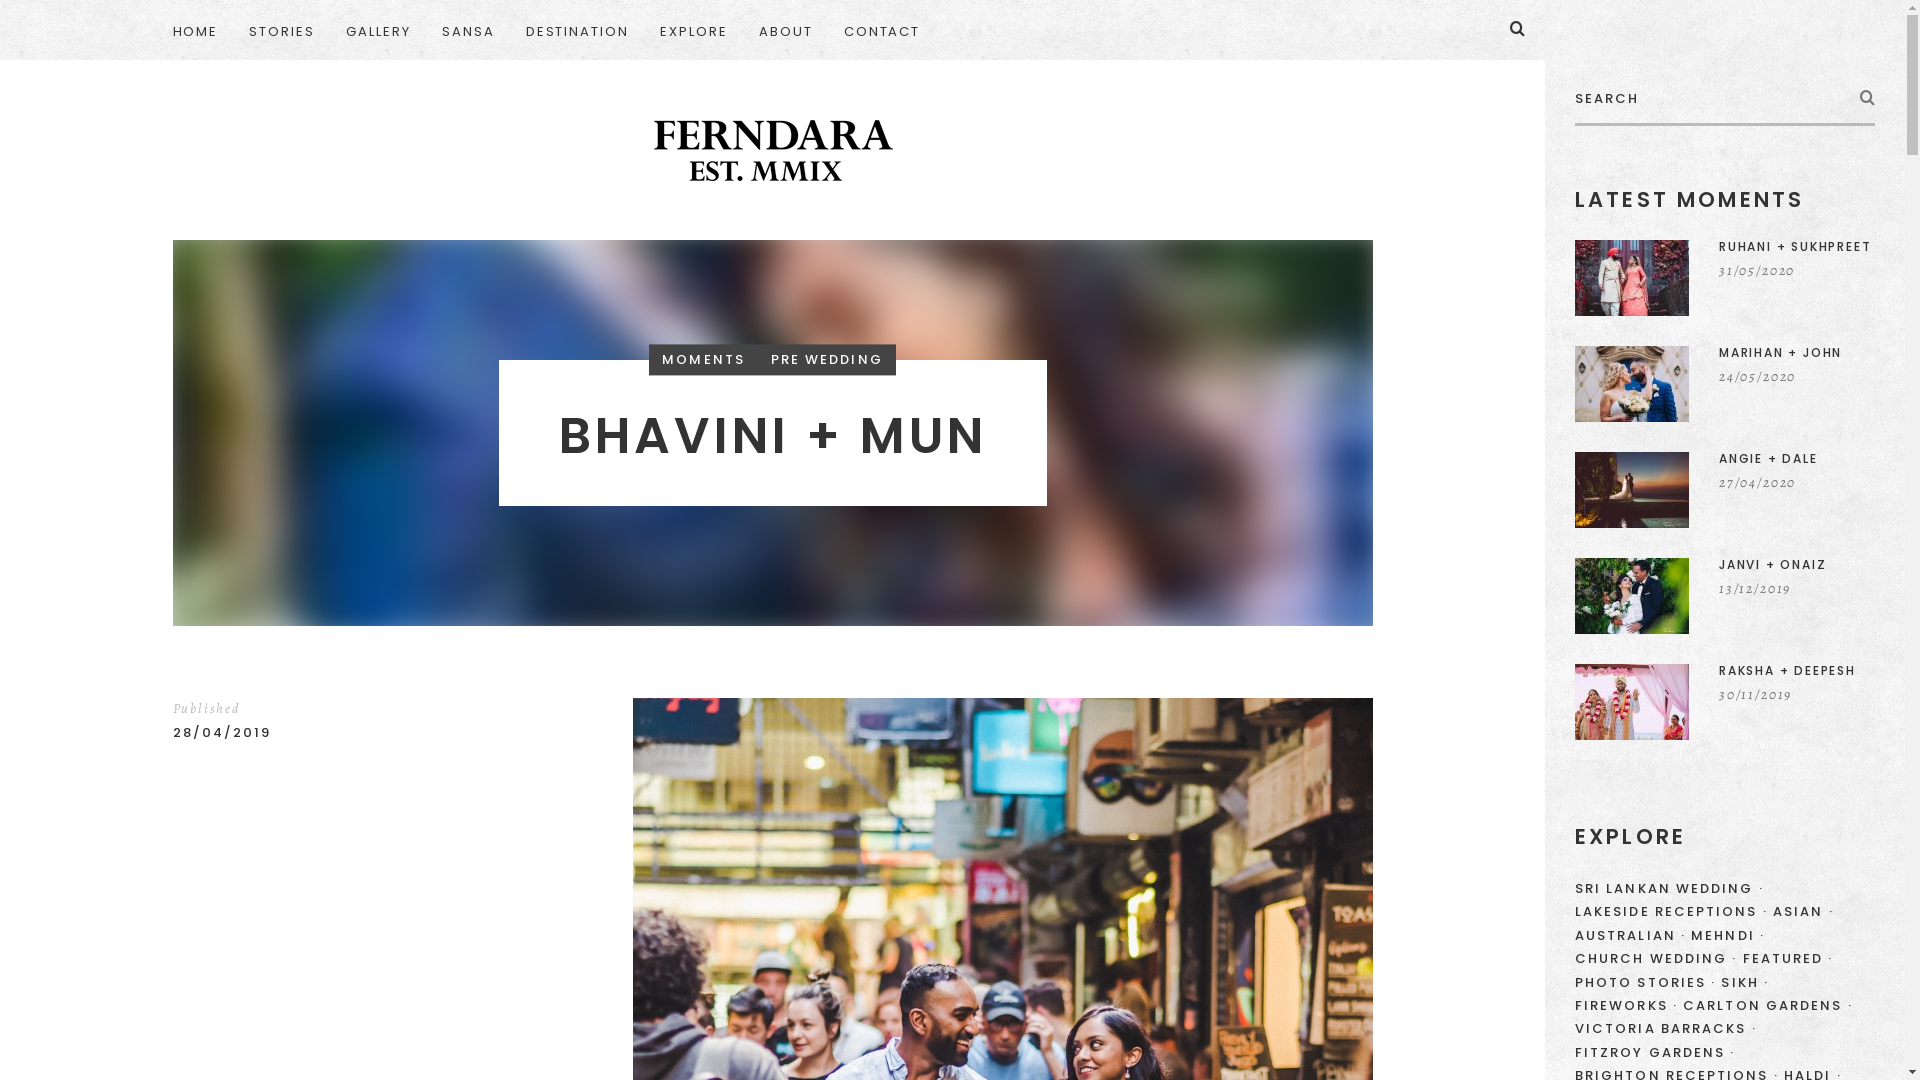 The image size is (1920, 1080). Describe the element at coordinates (1665, 1028) in the screenshot. I see `'VICTORIA BARRACKS'` at that location.